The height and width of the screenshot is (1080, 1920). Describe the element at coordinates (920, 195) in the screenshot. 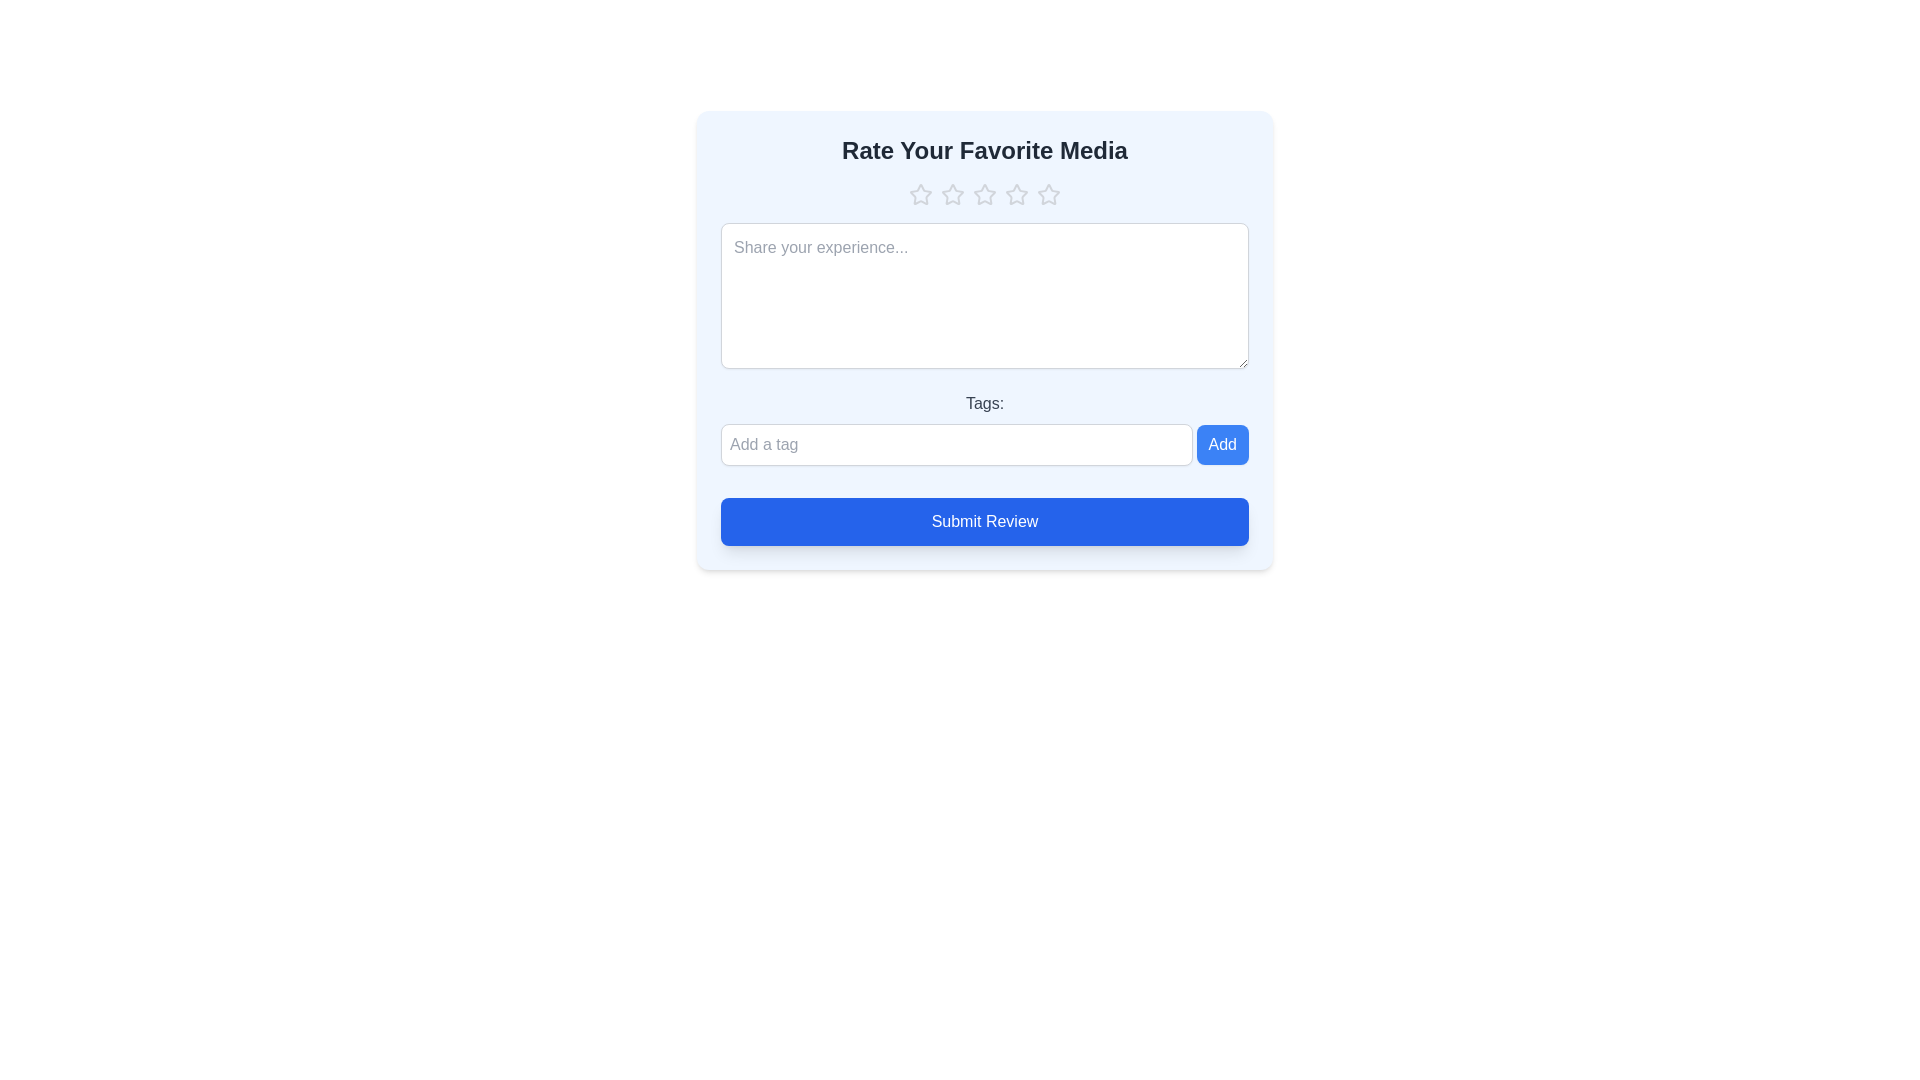

I see `the first star icon in the rating row` at that location.